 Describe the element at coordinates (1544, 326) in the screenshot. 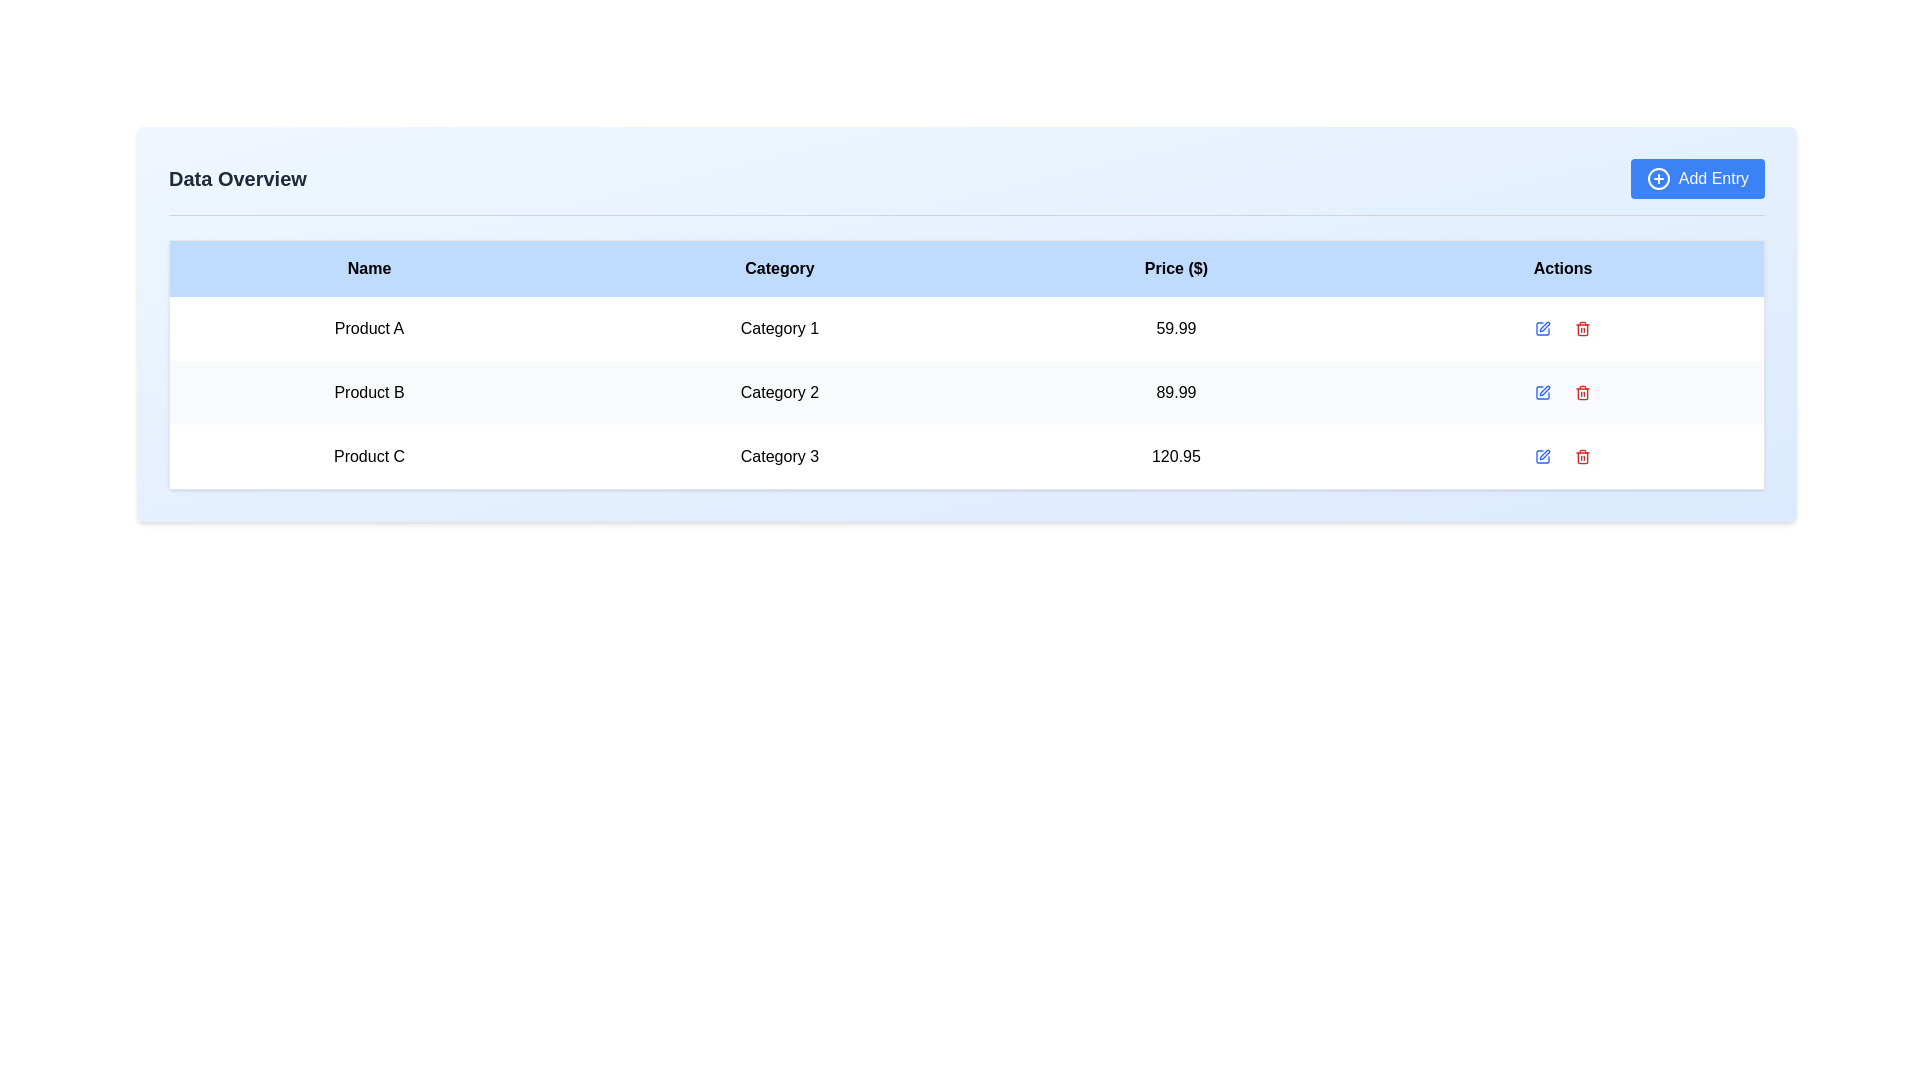

I see `the icon component in the 'Actions' column of the first row, which is a pen-like shape within a square outline, following 'Product A'` at that location.